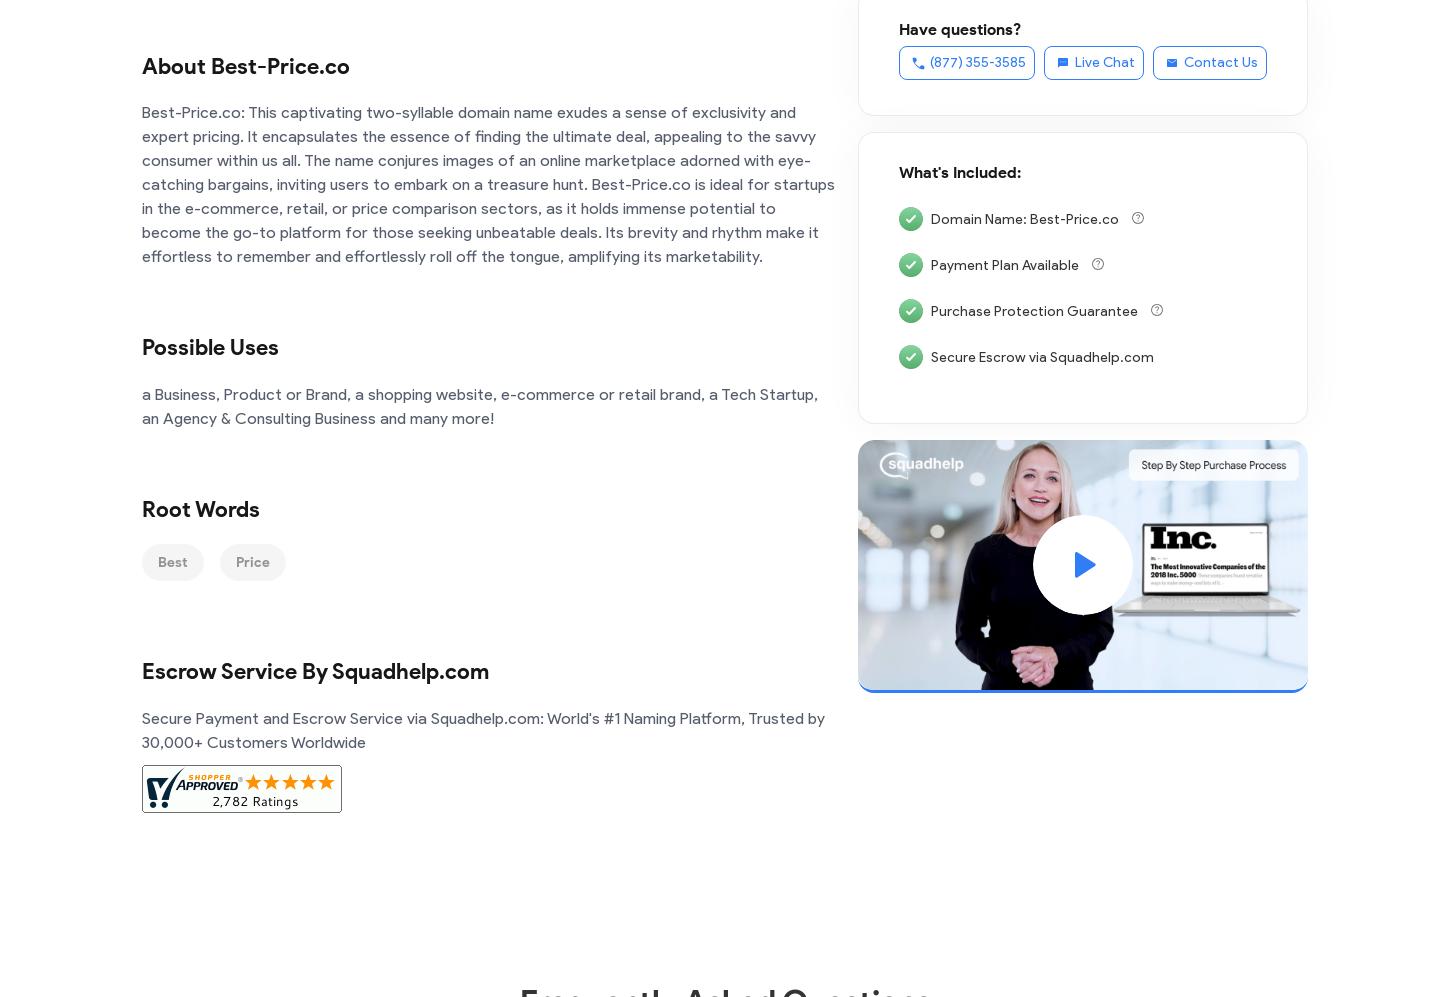 Image resolution: width=1450 pixels, height=997 pixels. I want to click on 'Price', so click(253, 562).